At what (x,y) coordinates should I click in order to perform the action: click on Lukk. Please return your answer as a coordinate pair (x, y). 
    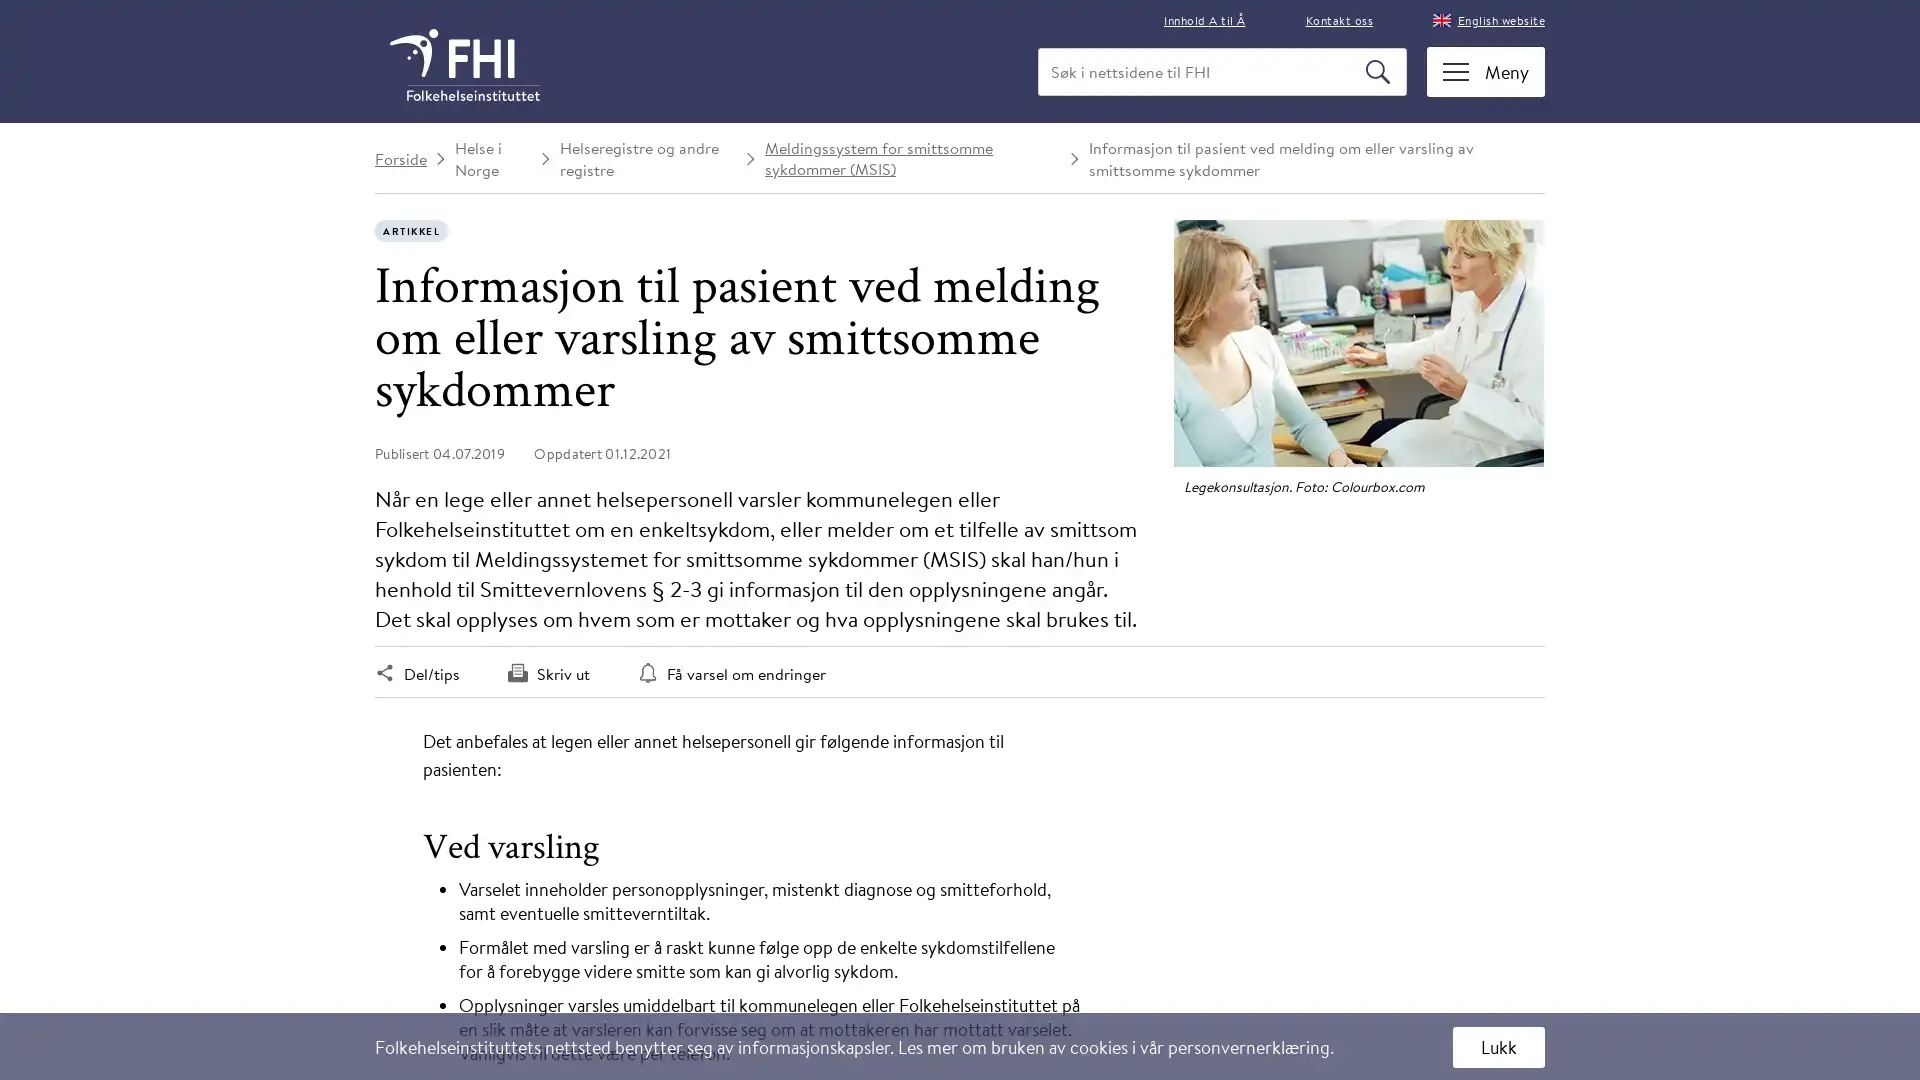
    Looking at the image, I should click on (1498, 1046).